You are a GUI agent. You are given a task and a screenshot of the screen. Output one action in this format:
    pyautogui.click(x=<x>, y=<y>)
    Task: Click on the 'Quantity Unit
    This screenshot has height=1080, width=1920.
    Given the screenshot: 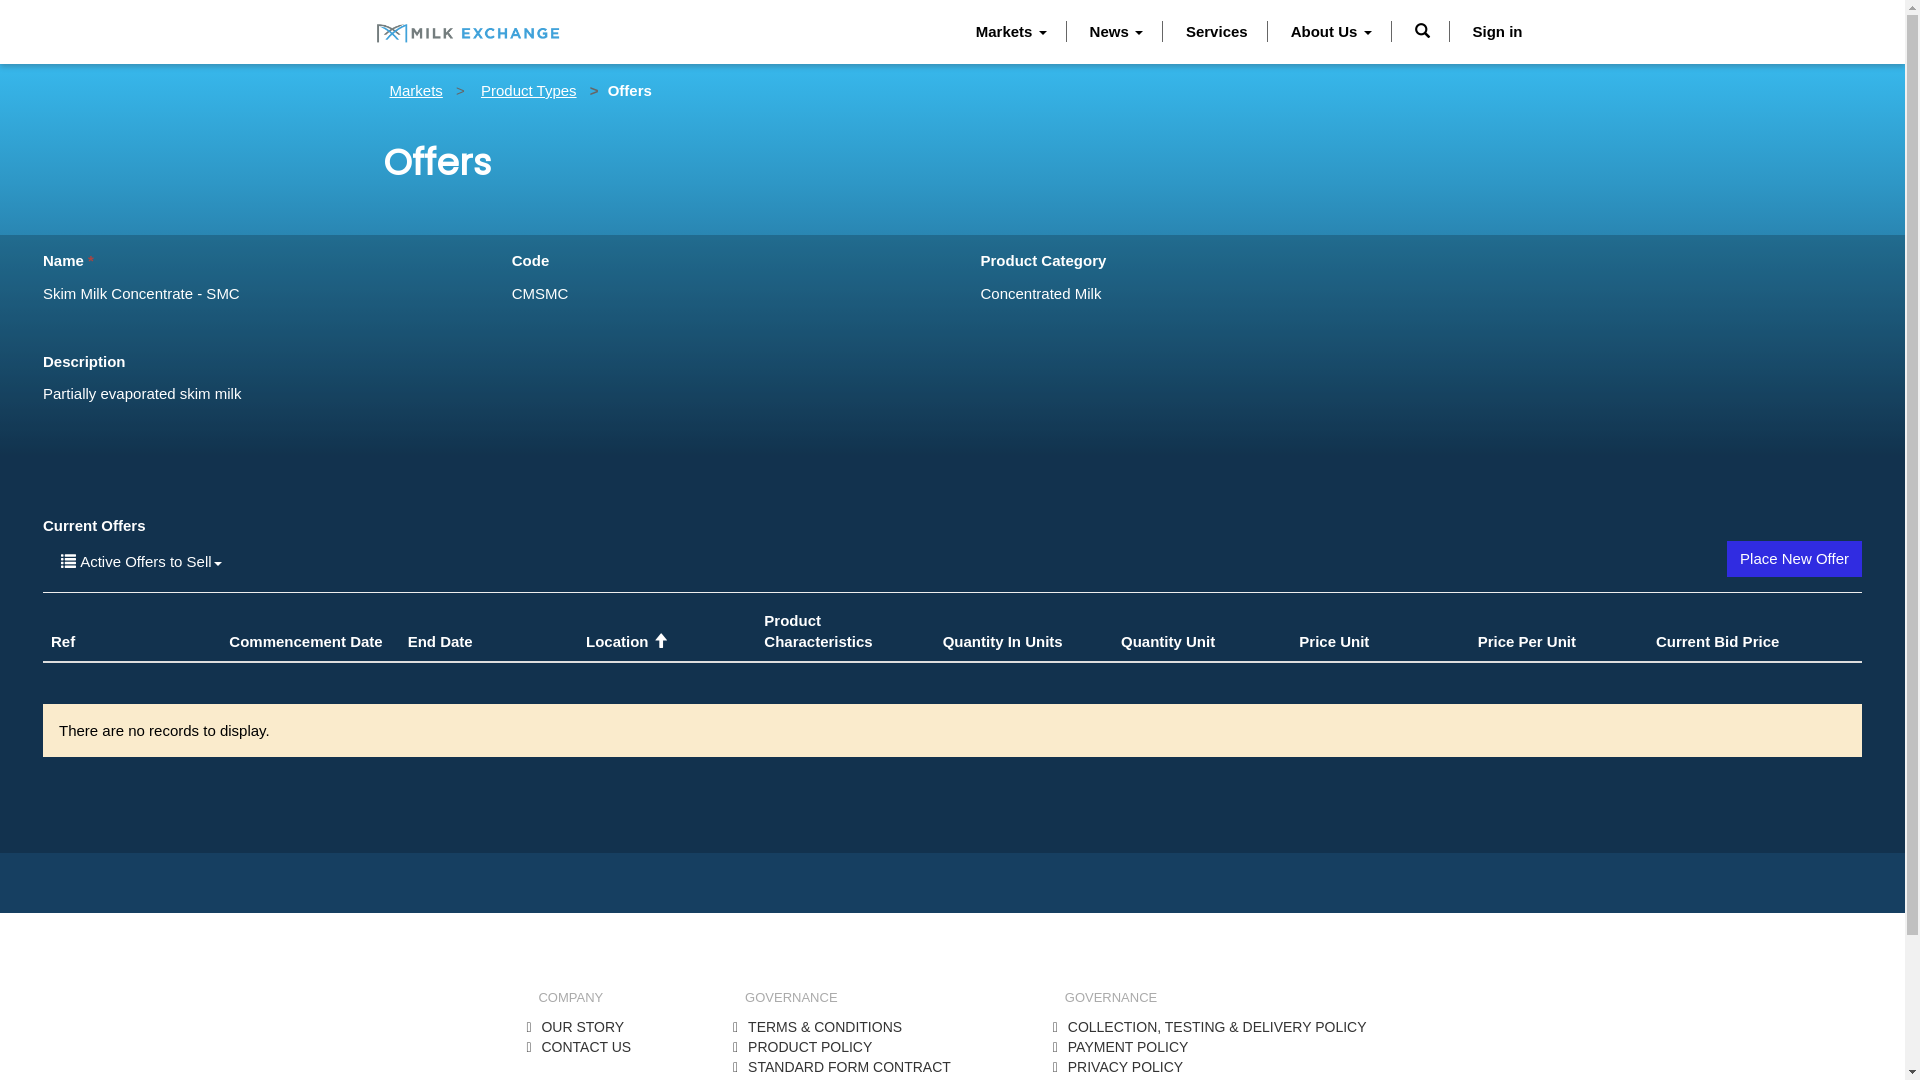 What is the action you would take?
    pyautogui.click(x=1167, y=641)
    